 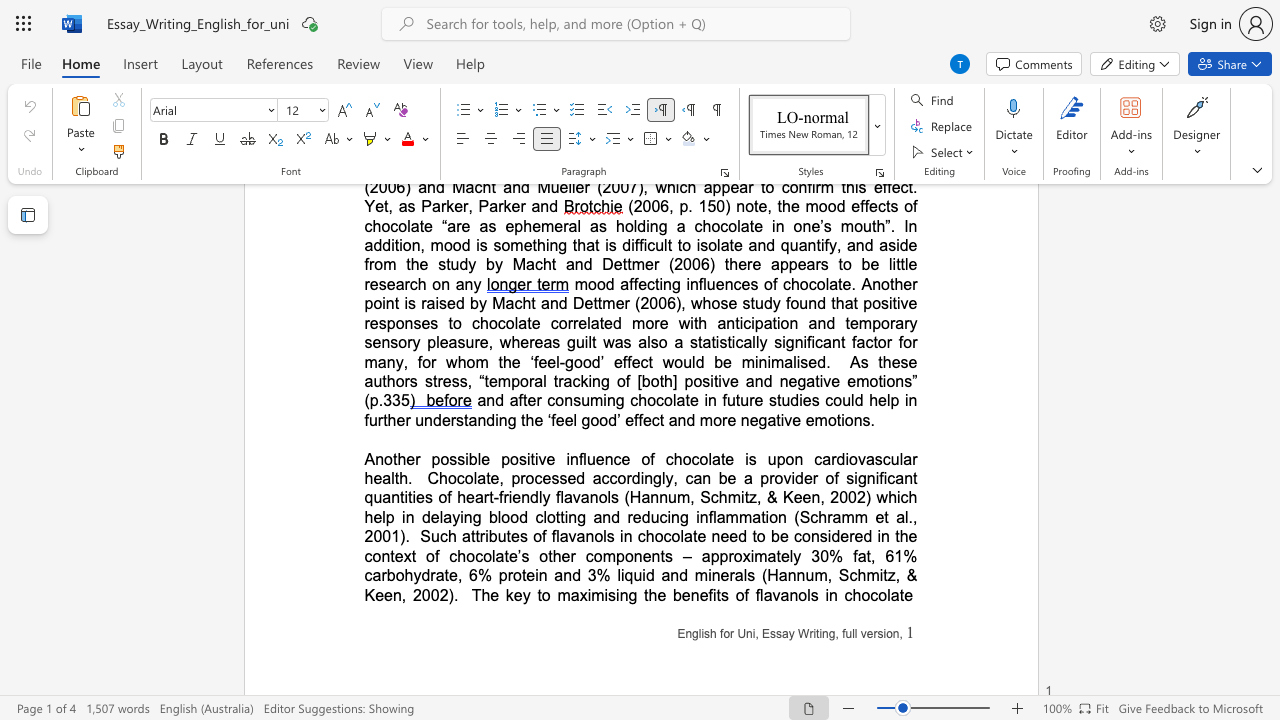 I want to click on the space between the continuous character "b" and "l" in the text, so click(x=496, y=516).